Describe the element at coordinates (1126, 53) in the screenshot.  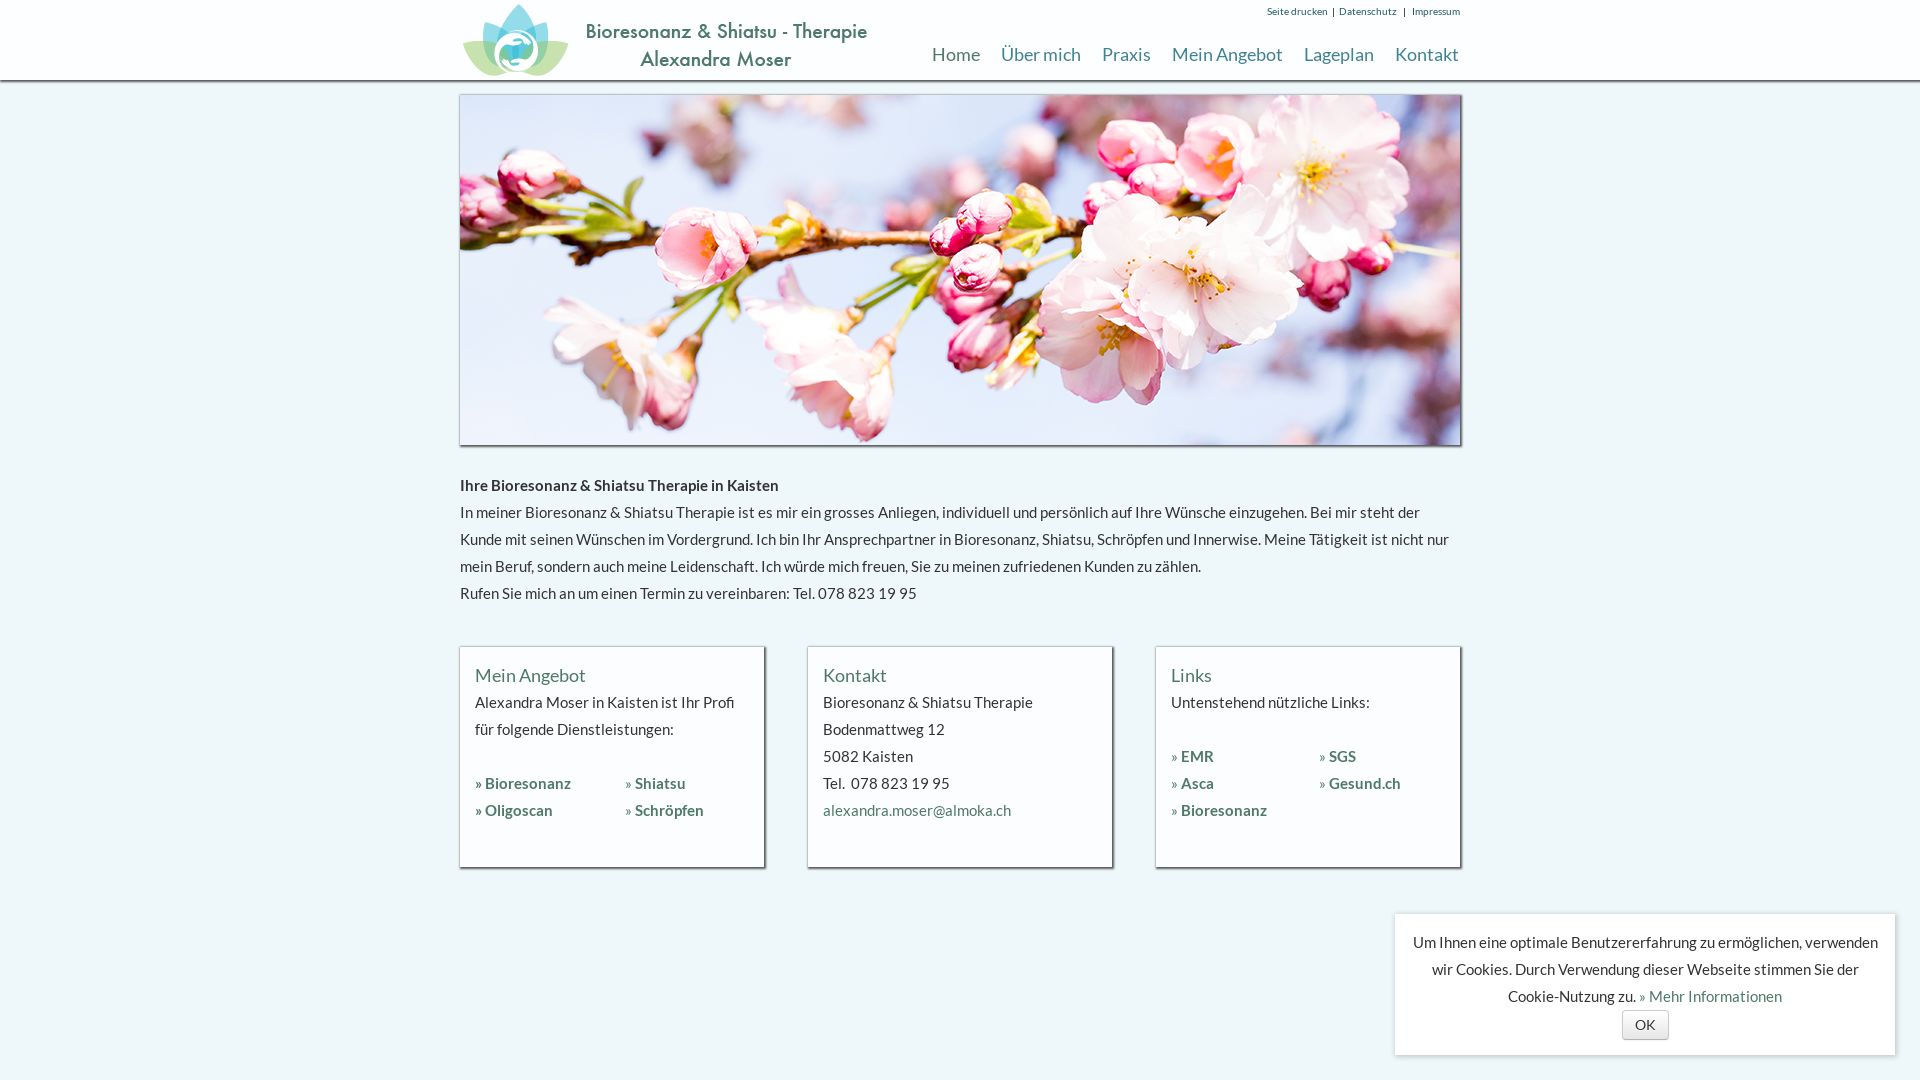
I see `'Praxis'` at that location.